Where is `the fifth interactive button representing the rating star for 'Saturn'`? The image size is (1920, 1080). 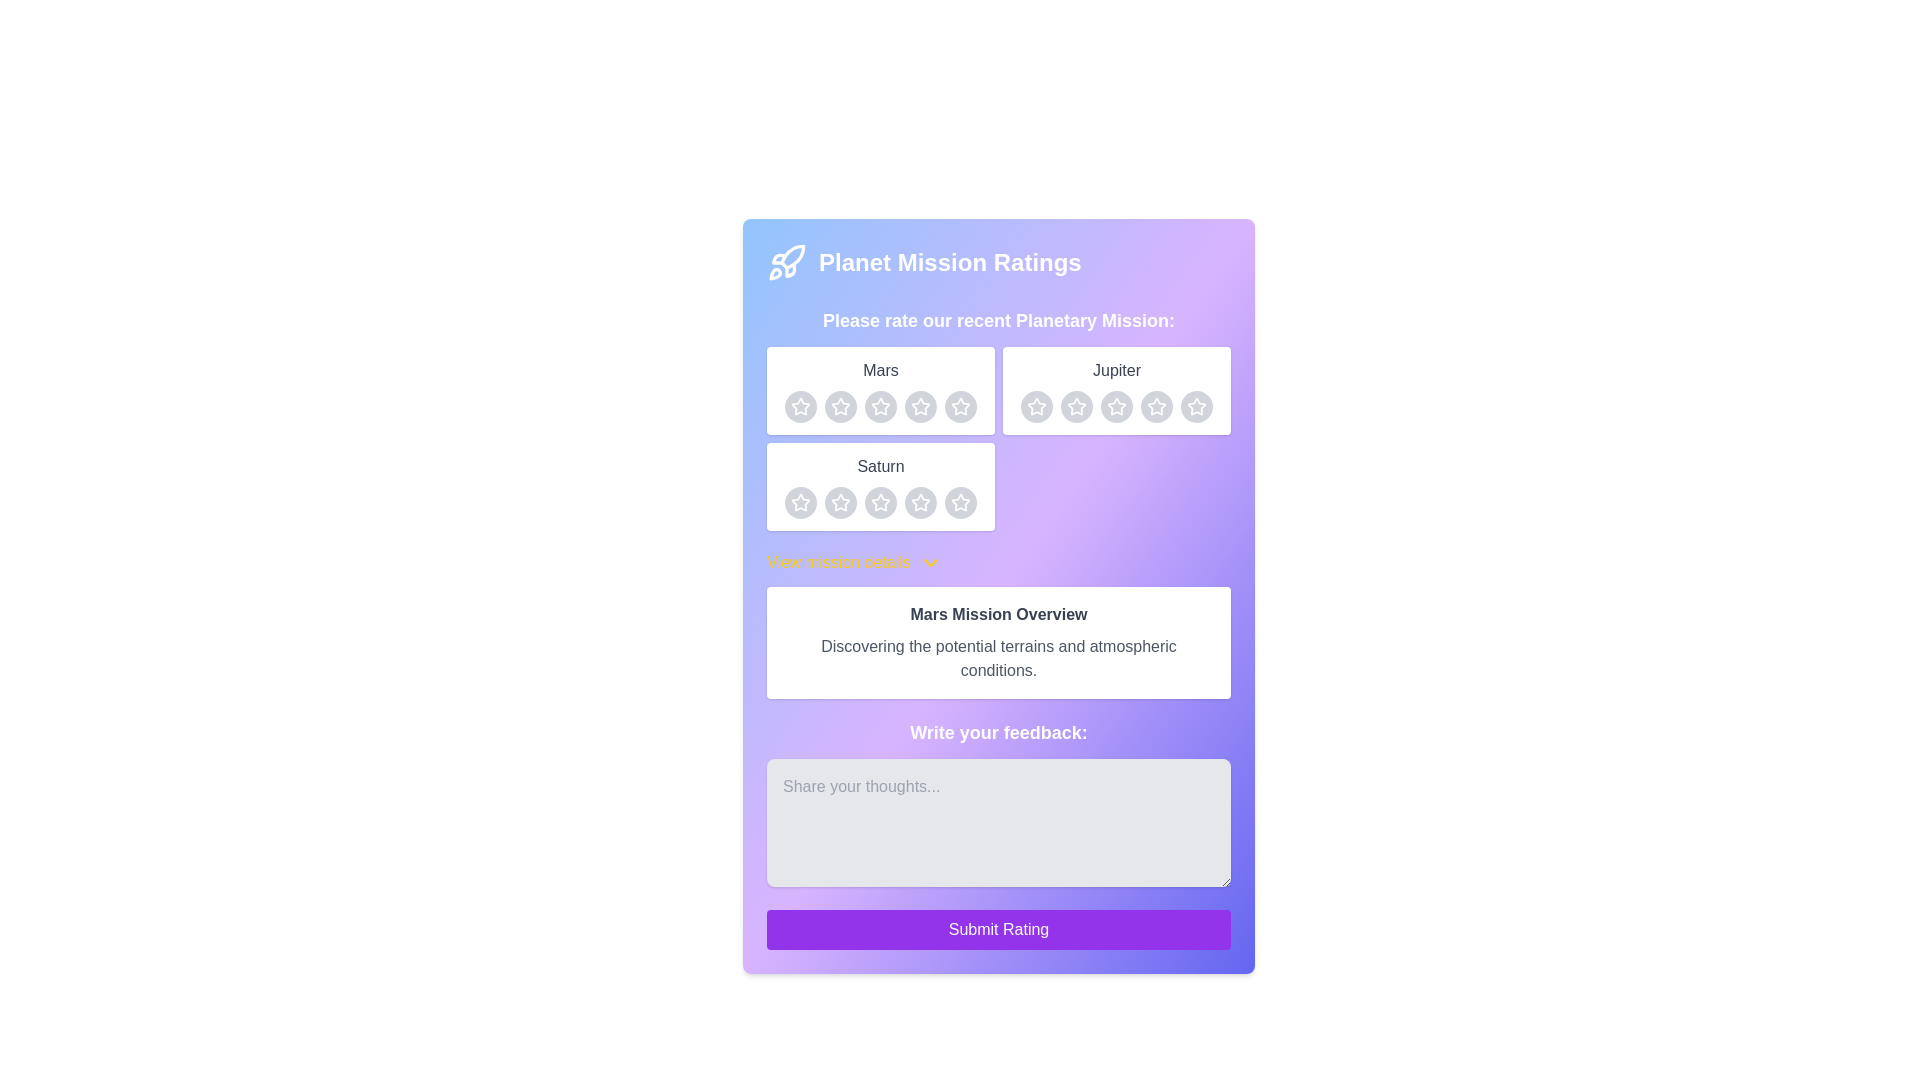
the fifth interactive button representing the rating star for 'Saturn' is located at coordinates (960, 501).